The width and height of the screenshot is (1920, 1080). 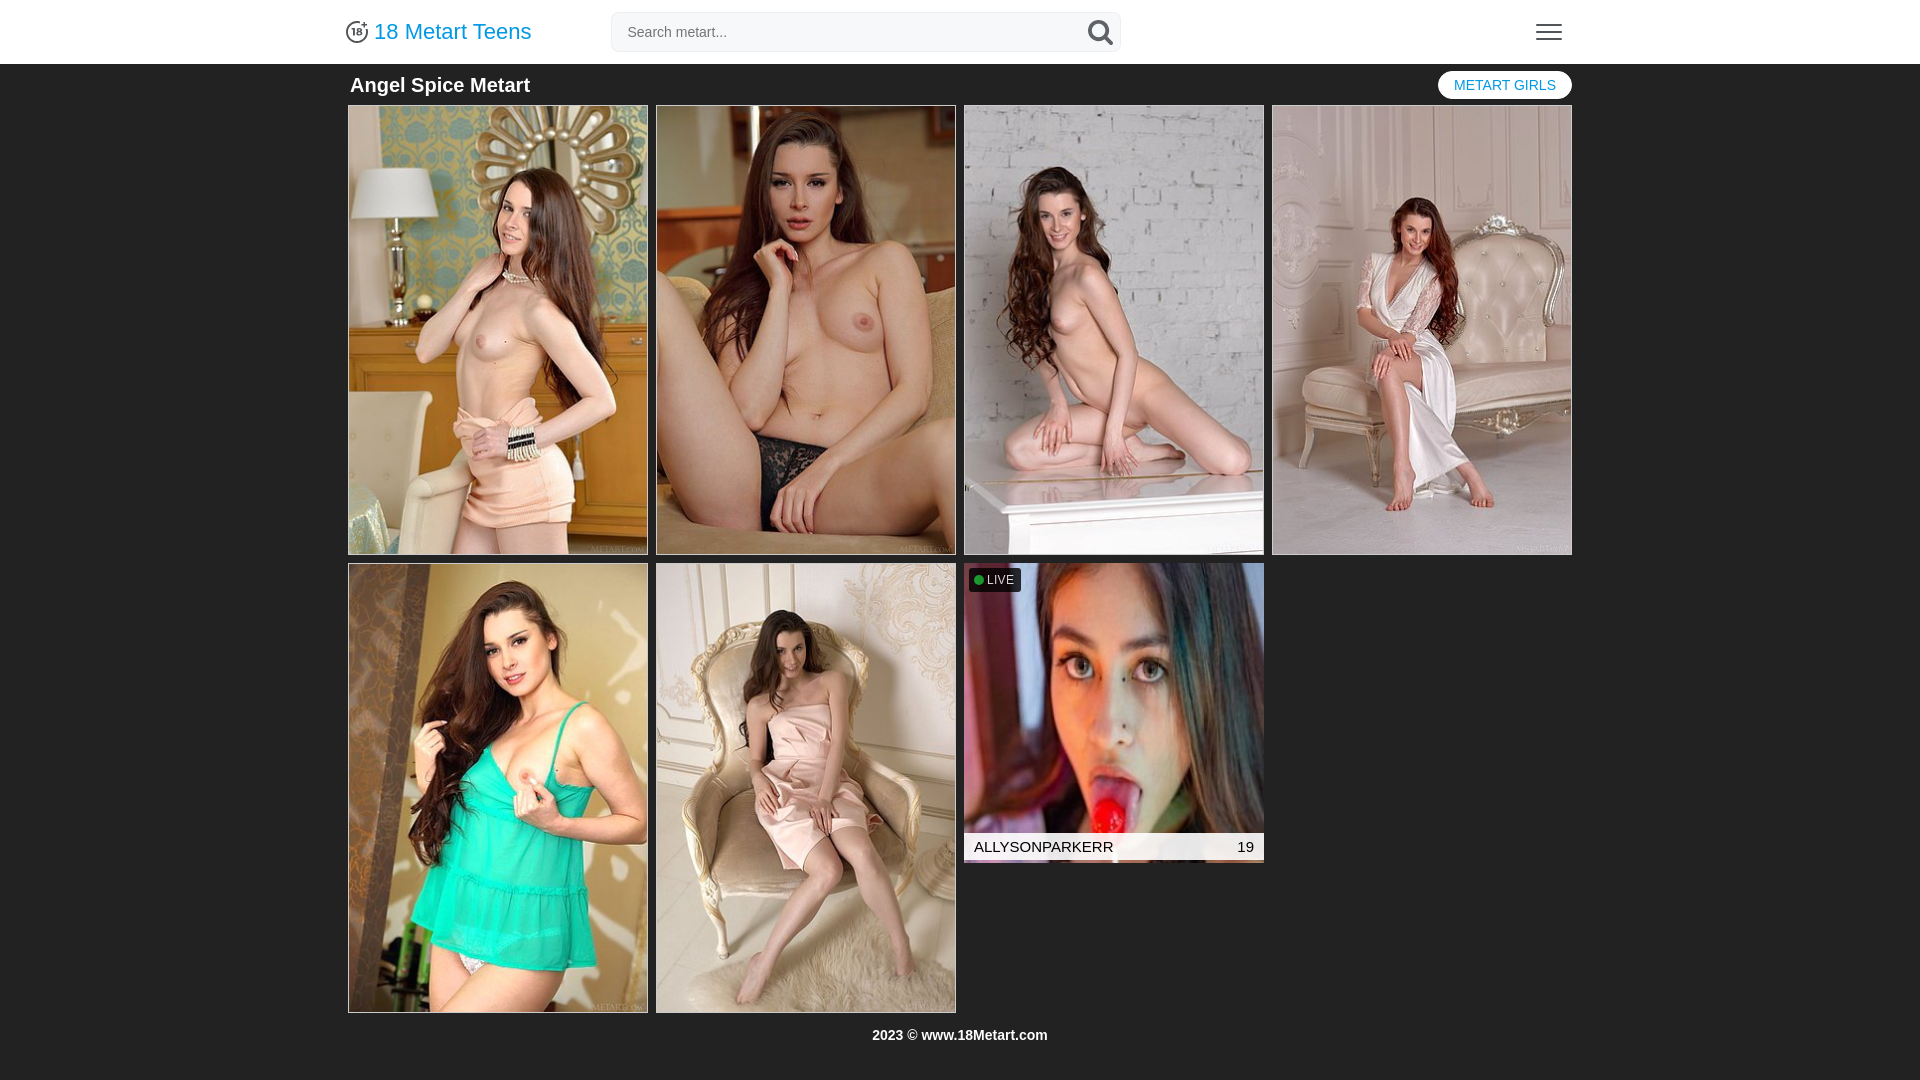 I want to click on '18 Metart Teens', so click(x=345, y=31).